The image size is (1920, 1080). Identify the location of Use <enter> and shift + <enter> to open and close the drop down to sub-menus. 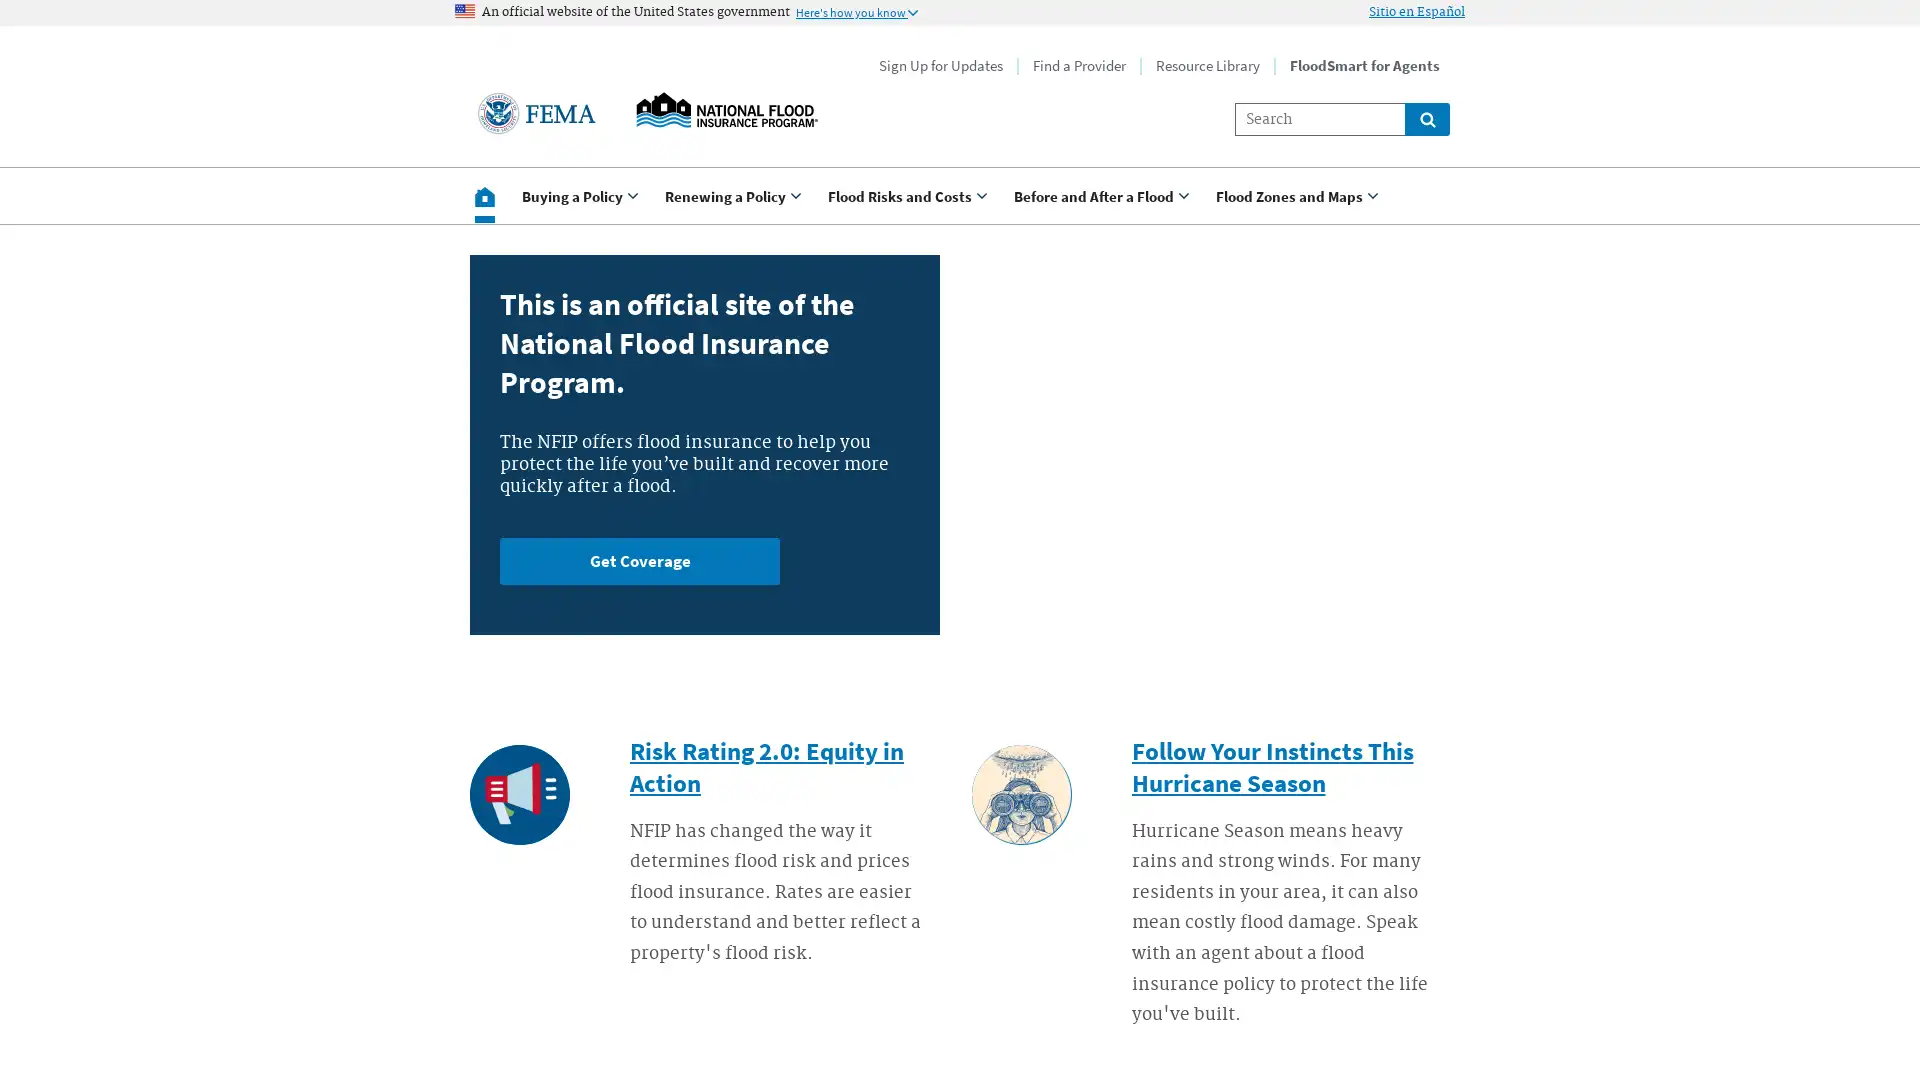
(1300, 195).